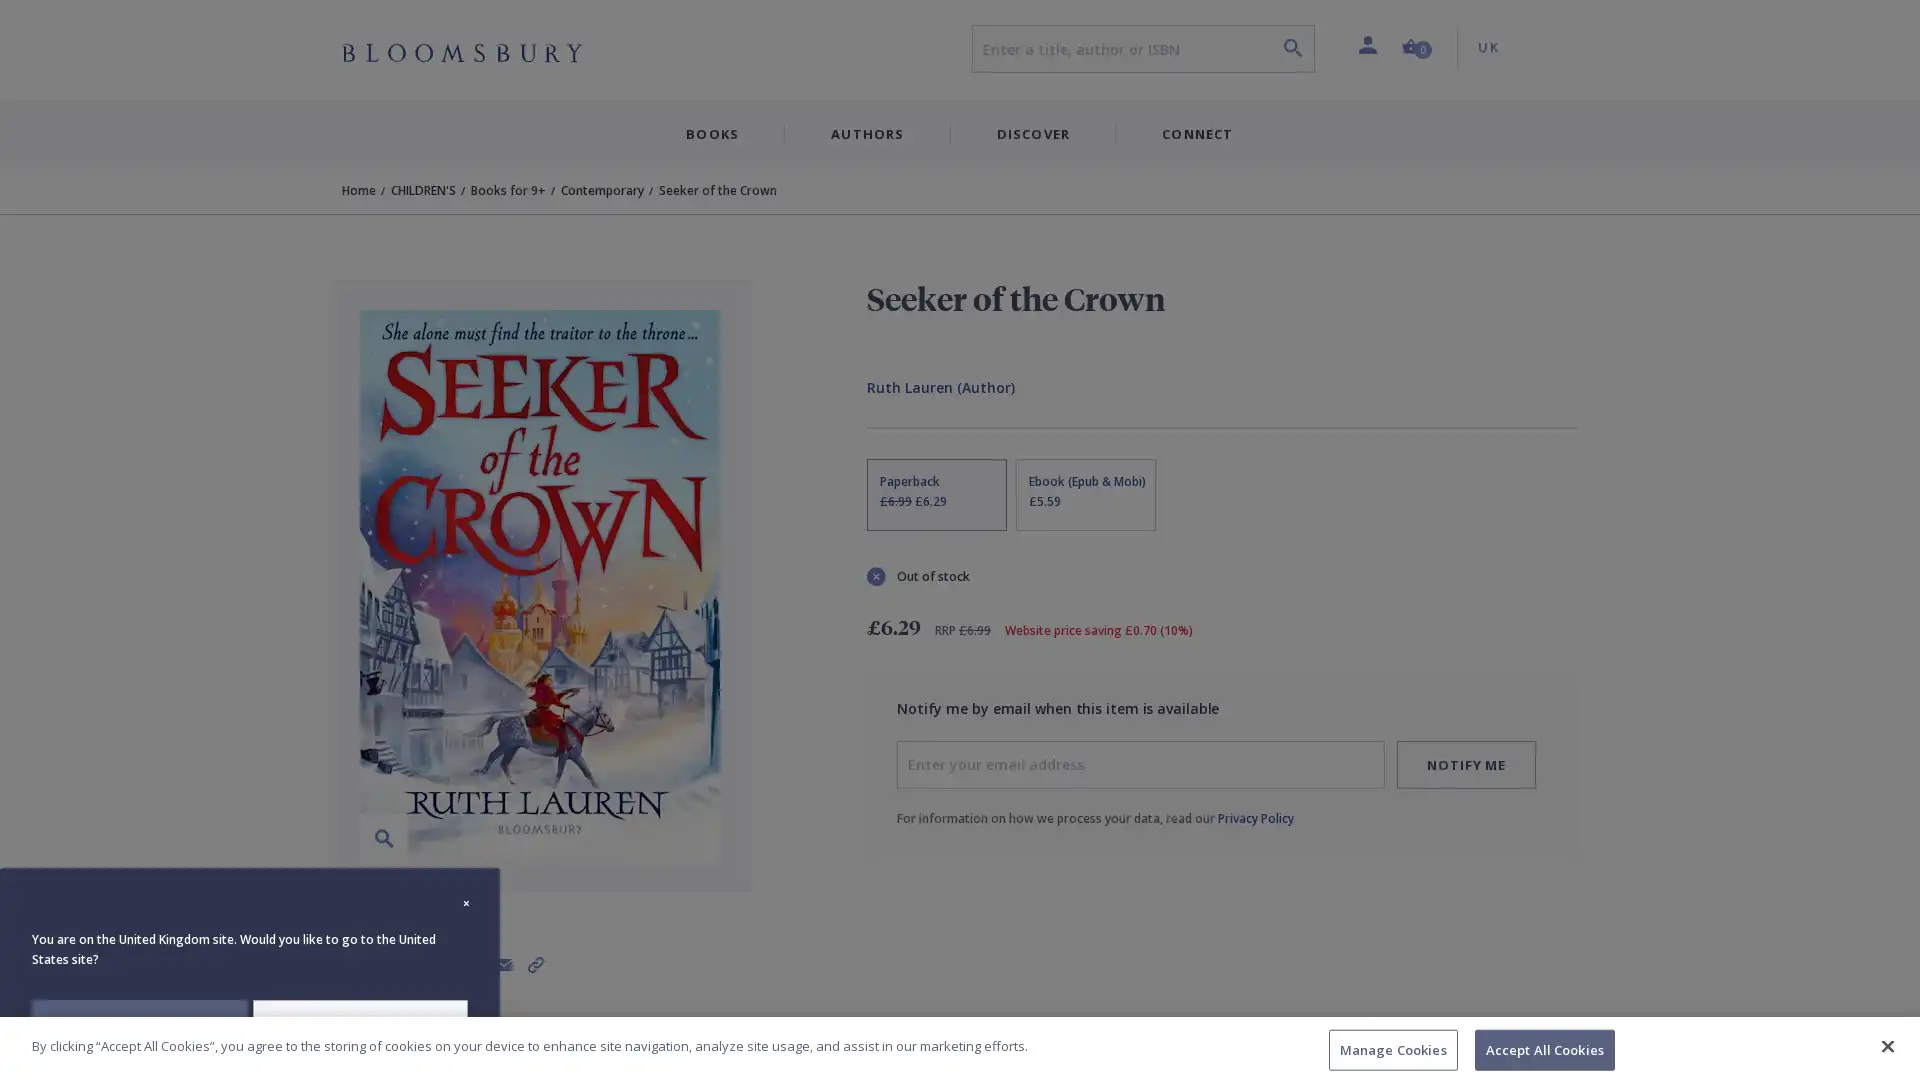 The height and width of the screenshot is (1080, 1920). I want to click on REDIRECT, so click(360, 1023).